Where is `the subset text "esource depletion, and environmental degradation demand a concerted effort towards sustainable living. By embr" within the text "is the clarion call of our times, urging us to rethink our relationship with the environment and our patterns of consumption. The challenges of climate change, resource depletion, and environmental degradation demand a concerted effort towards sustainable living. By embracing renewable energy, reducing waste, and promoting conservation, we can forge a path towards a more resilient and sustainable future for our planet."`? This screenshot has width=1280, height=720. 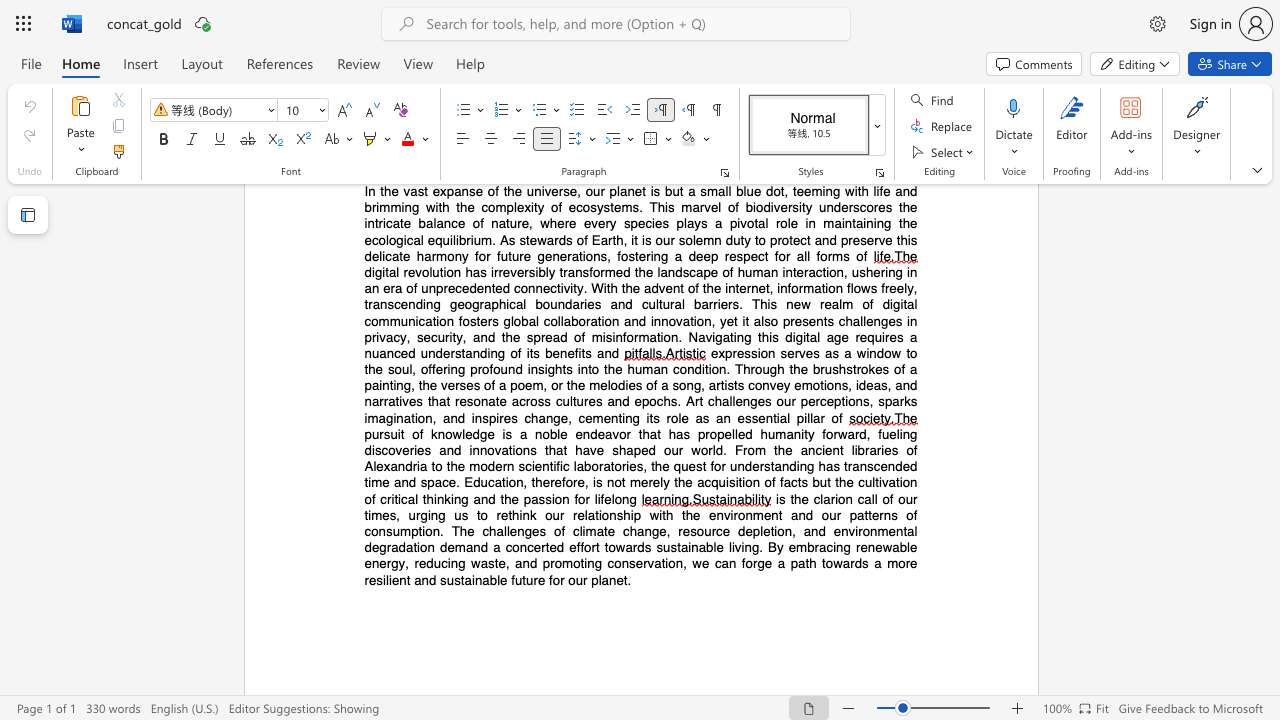
the subset text "esource depletion, and environmental degradation demand a concerted effort towards sustainable living. By embr" within the text "is the clarion call of our times, urging us to rethink our relationship with the environment and our patterns of consumption. The challenges of climate change, resource depletion, and environmental degradation demand a concerted effort towards sustainable living. By embracing renewable energy, reducing waste, and promoting conservation, we can forge a path towards a more resilient and sustainable future for our planet." is located at coordinates (682, 530).